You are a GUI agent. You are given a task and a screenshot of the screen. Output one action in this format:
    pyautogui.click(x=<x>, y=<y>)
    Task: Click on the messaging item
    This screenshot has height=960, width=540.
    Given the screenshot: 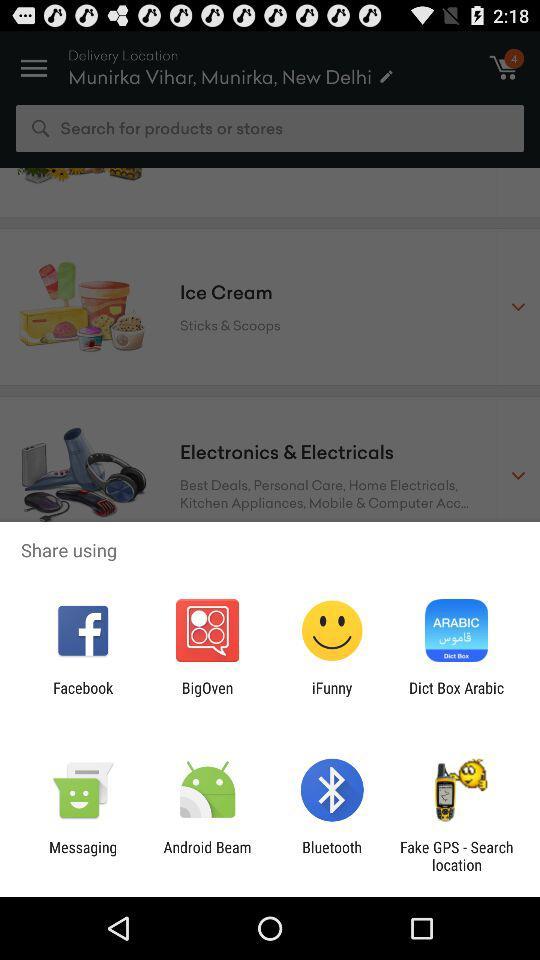 What is the action you would take?
    pyautogui.click(x=82, y=855)
    